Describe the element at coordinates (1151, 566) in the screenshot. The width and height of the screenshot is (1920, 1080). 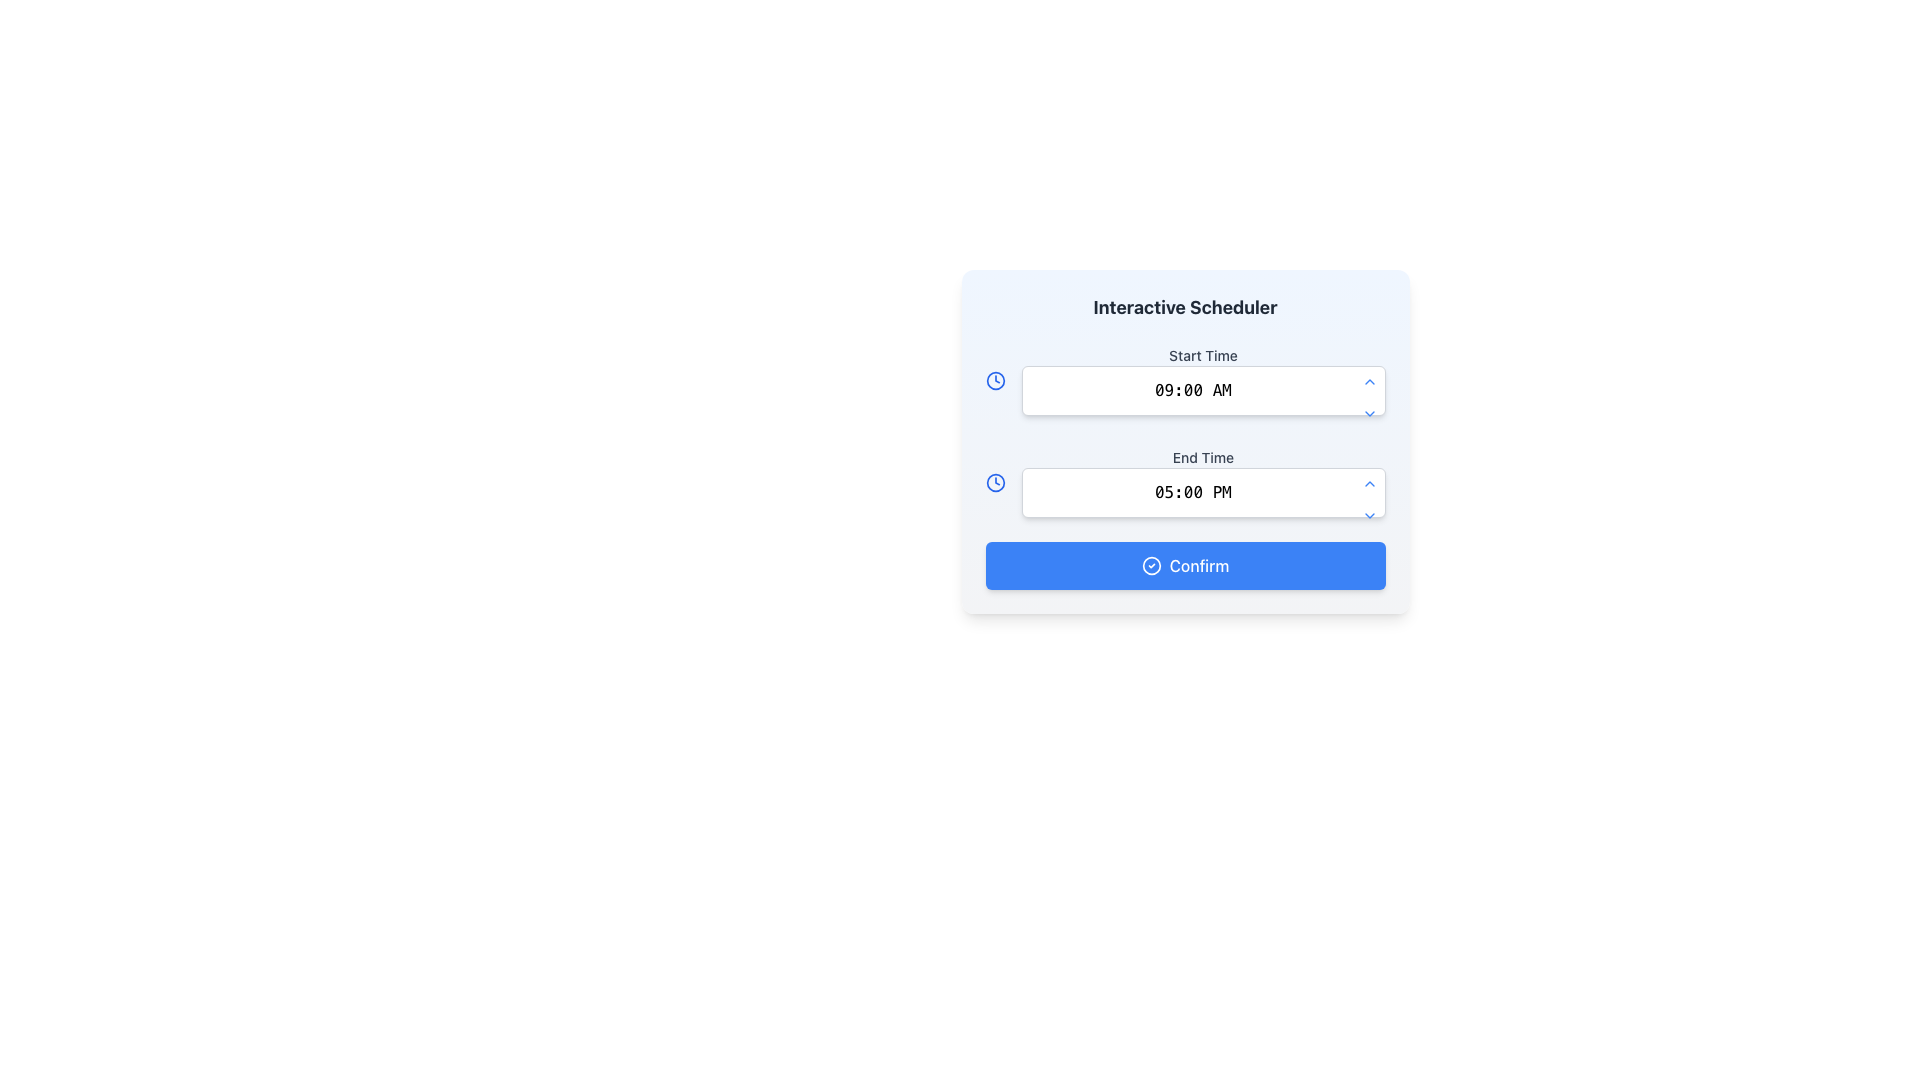
I see `the confirmation SVG icon located at the center of the 'Confirm' button situated at the bottom of the central card interface` at that location.